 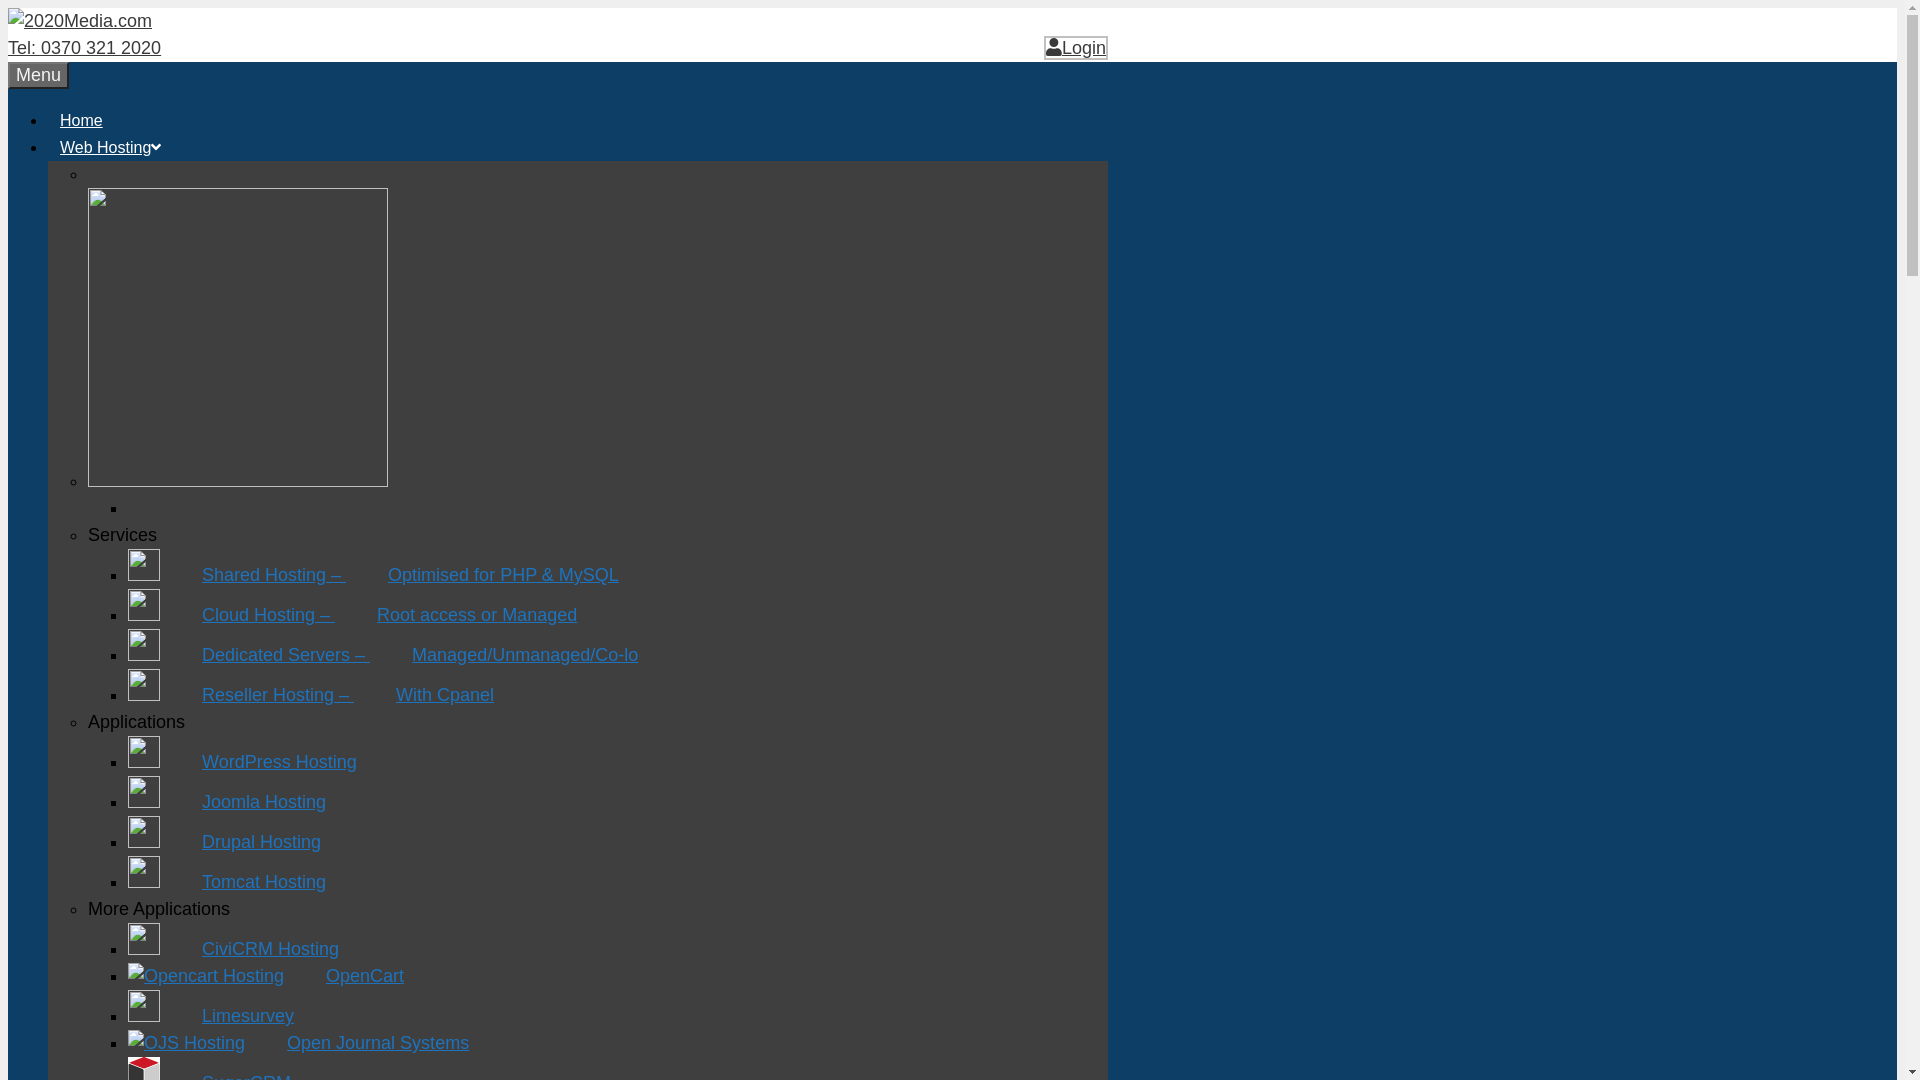 What do you see at coordinates (127, 841) in the screenshot?
I see `'Drupal Hosting'` at bounding box center [127, 841].